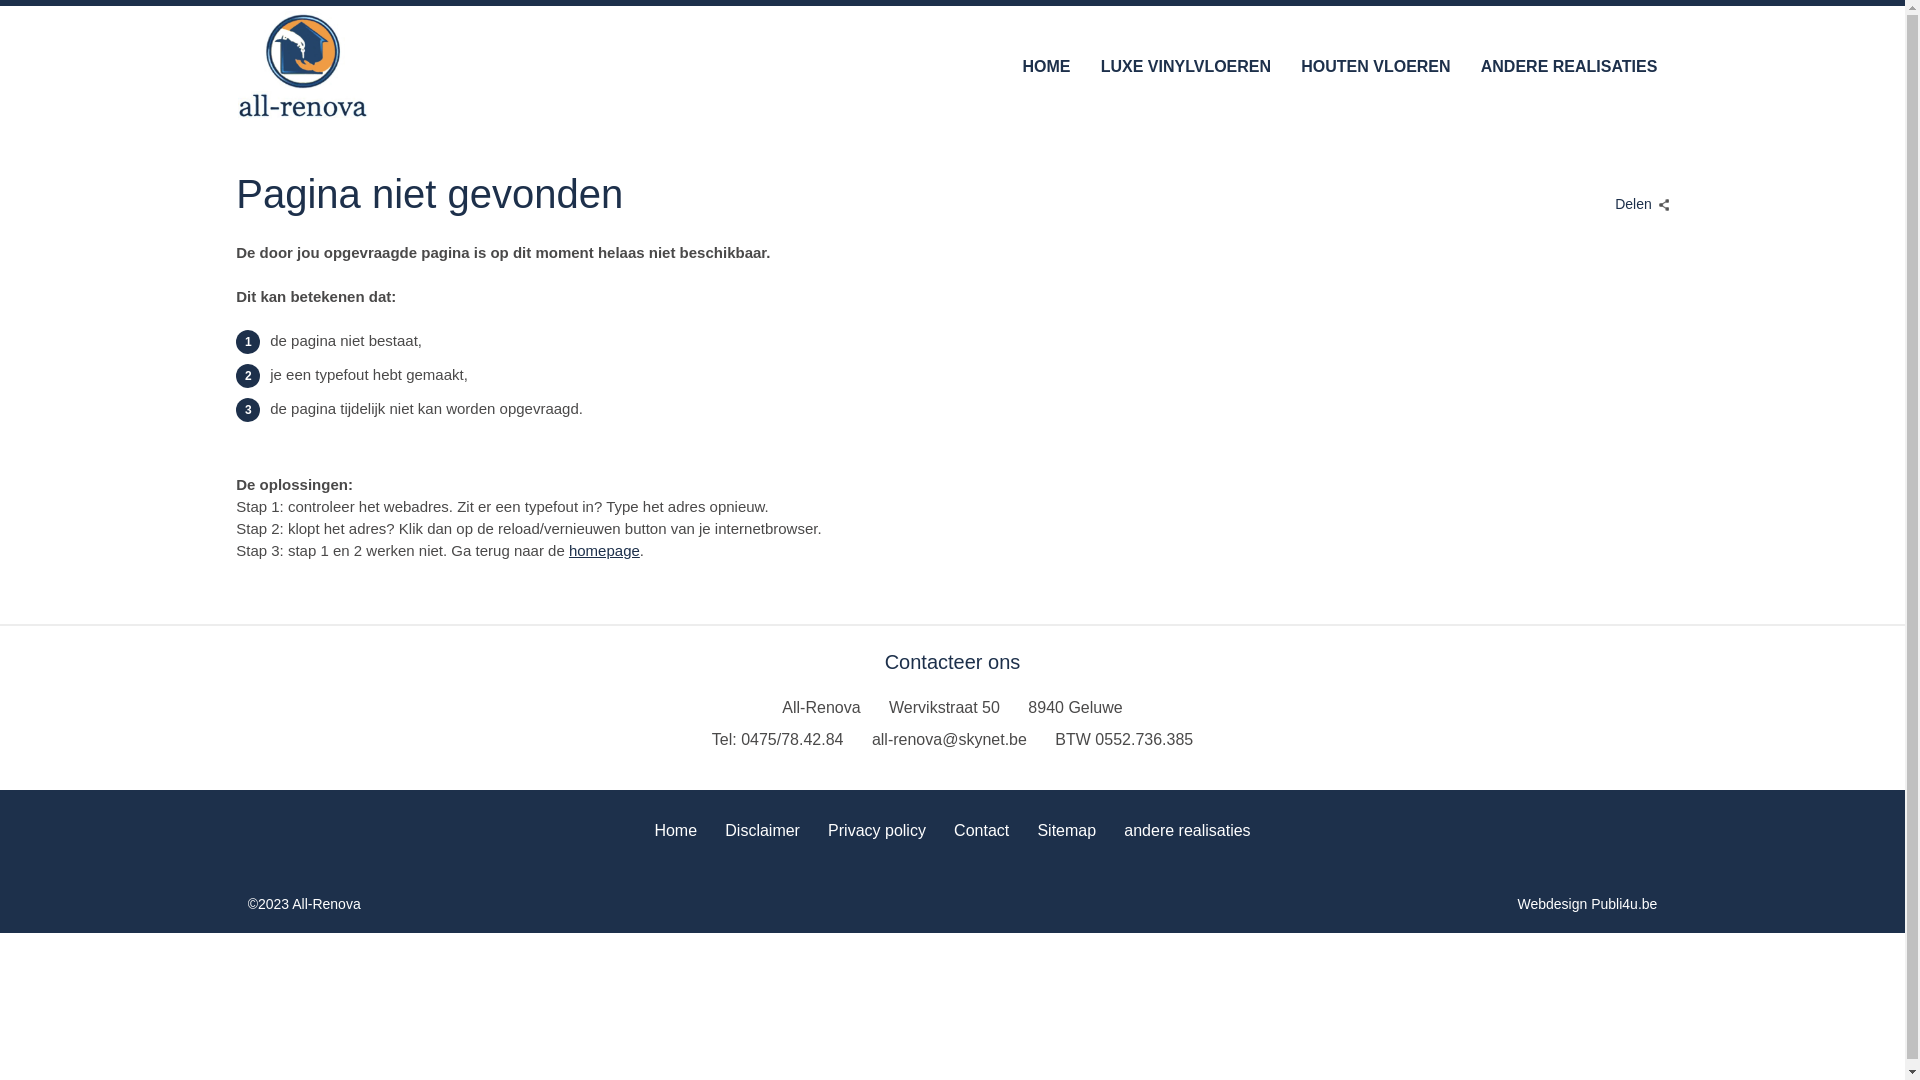  What do you see at coordinates (568, 550) in the screenshot?
I see `'homepage'` at bounding box center [568, 550].